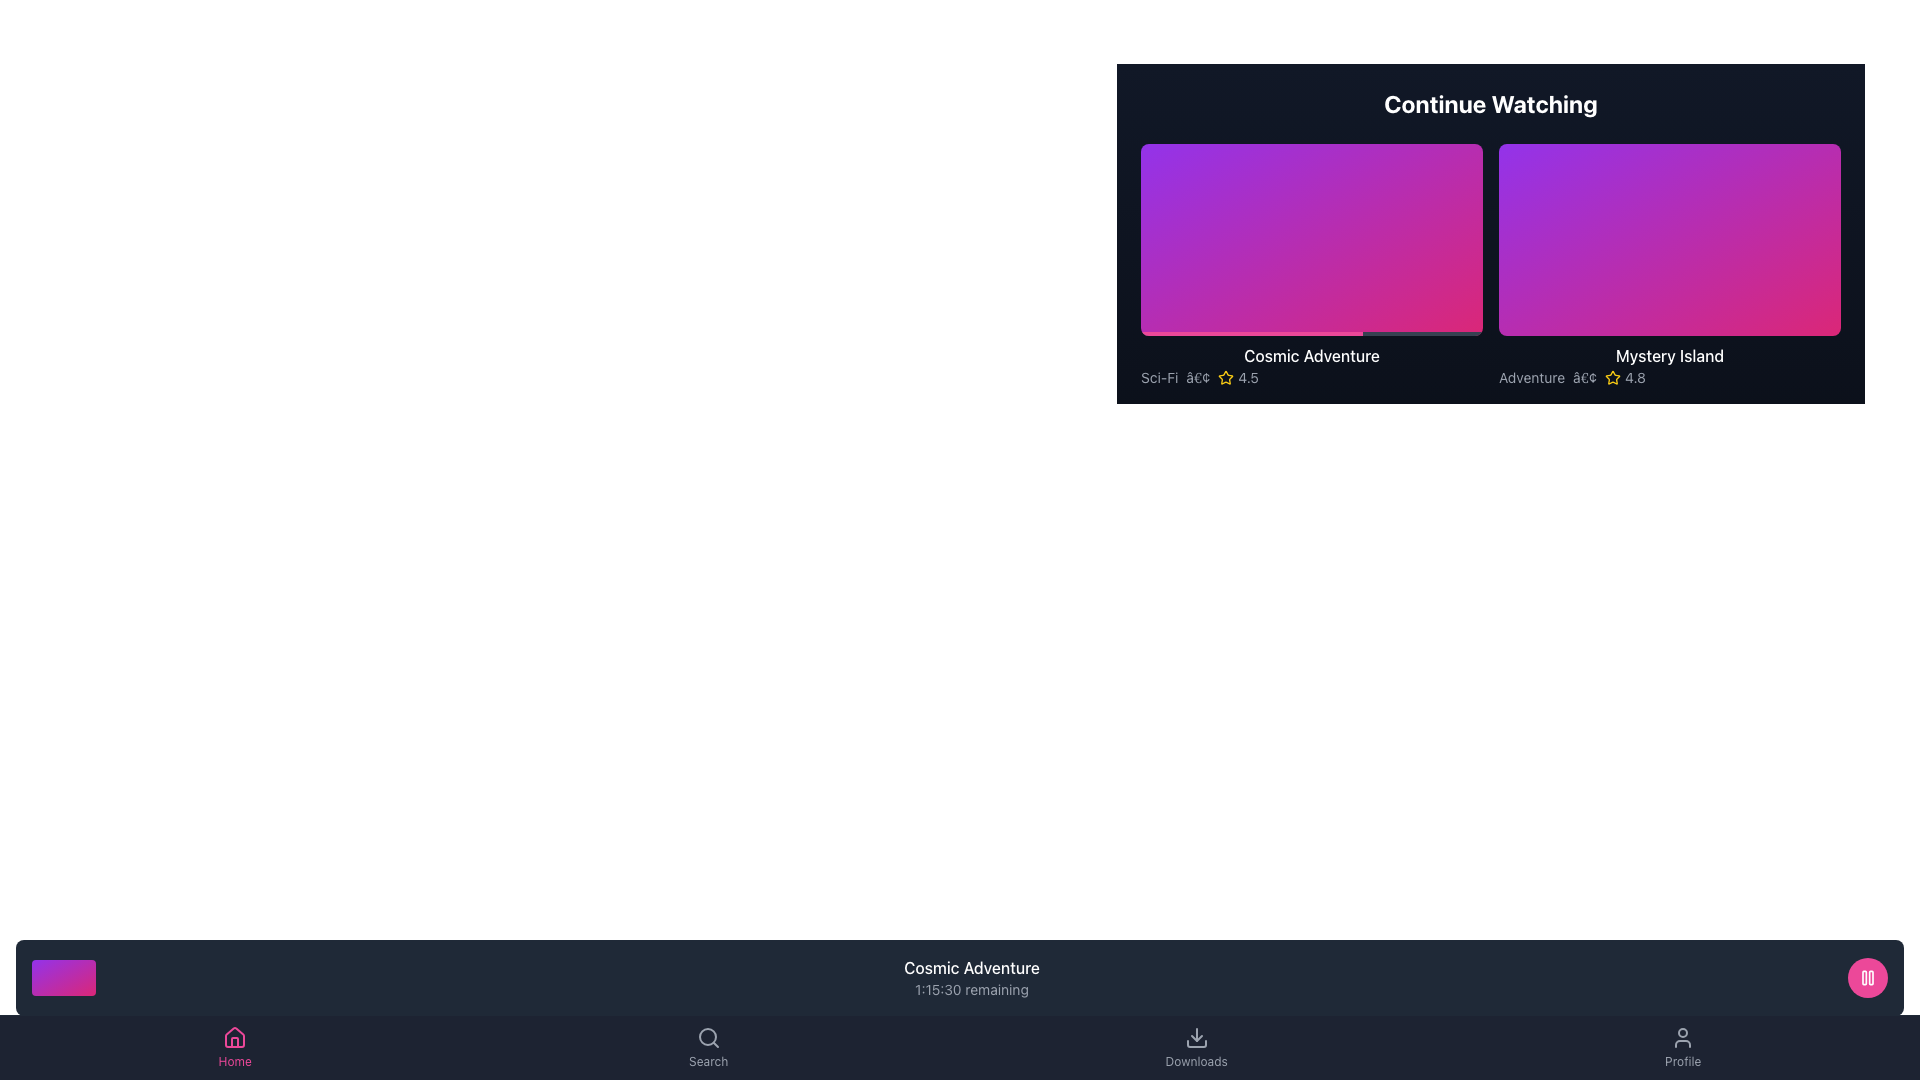  What do you see at coordinates (1198, 378) in the screenshot?
I see `the bullet or separator that visually separates the genre 'Sci-Fi' from the rating '4.5'` at bounding box center [1198, 378].